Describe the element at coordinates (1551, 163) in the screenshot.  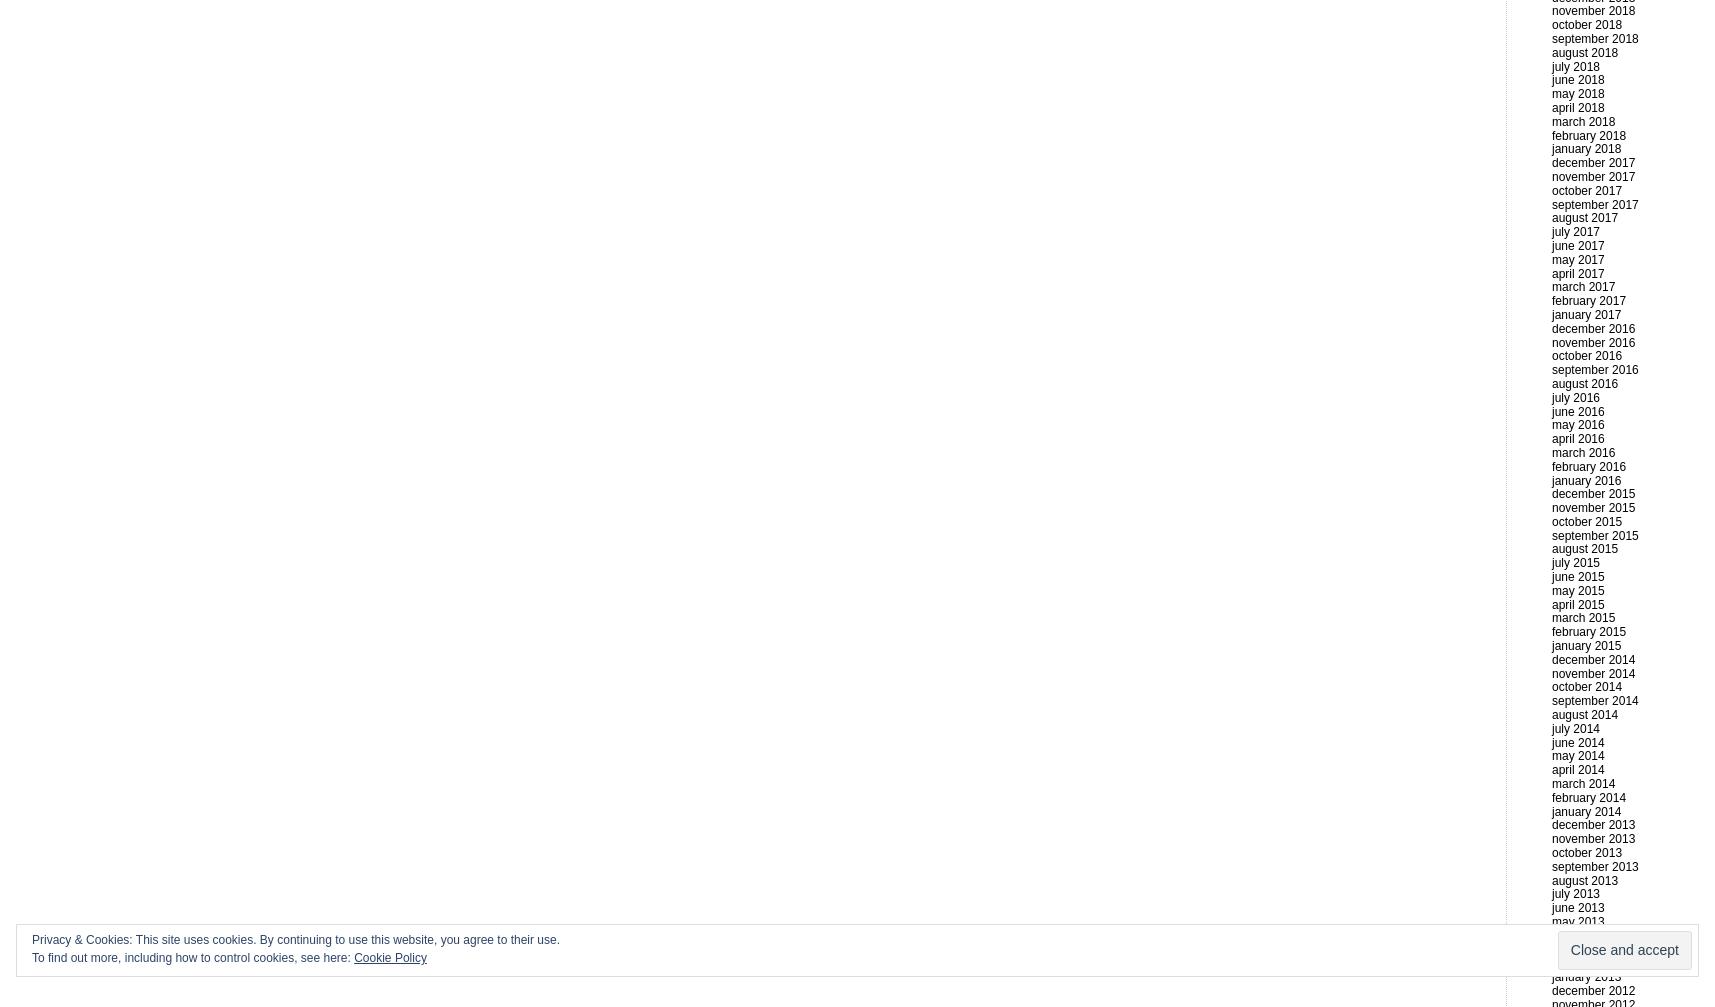
I see `'December 2017'` at that location.